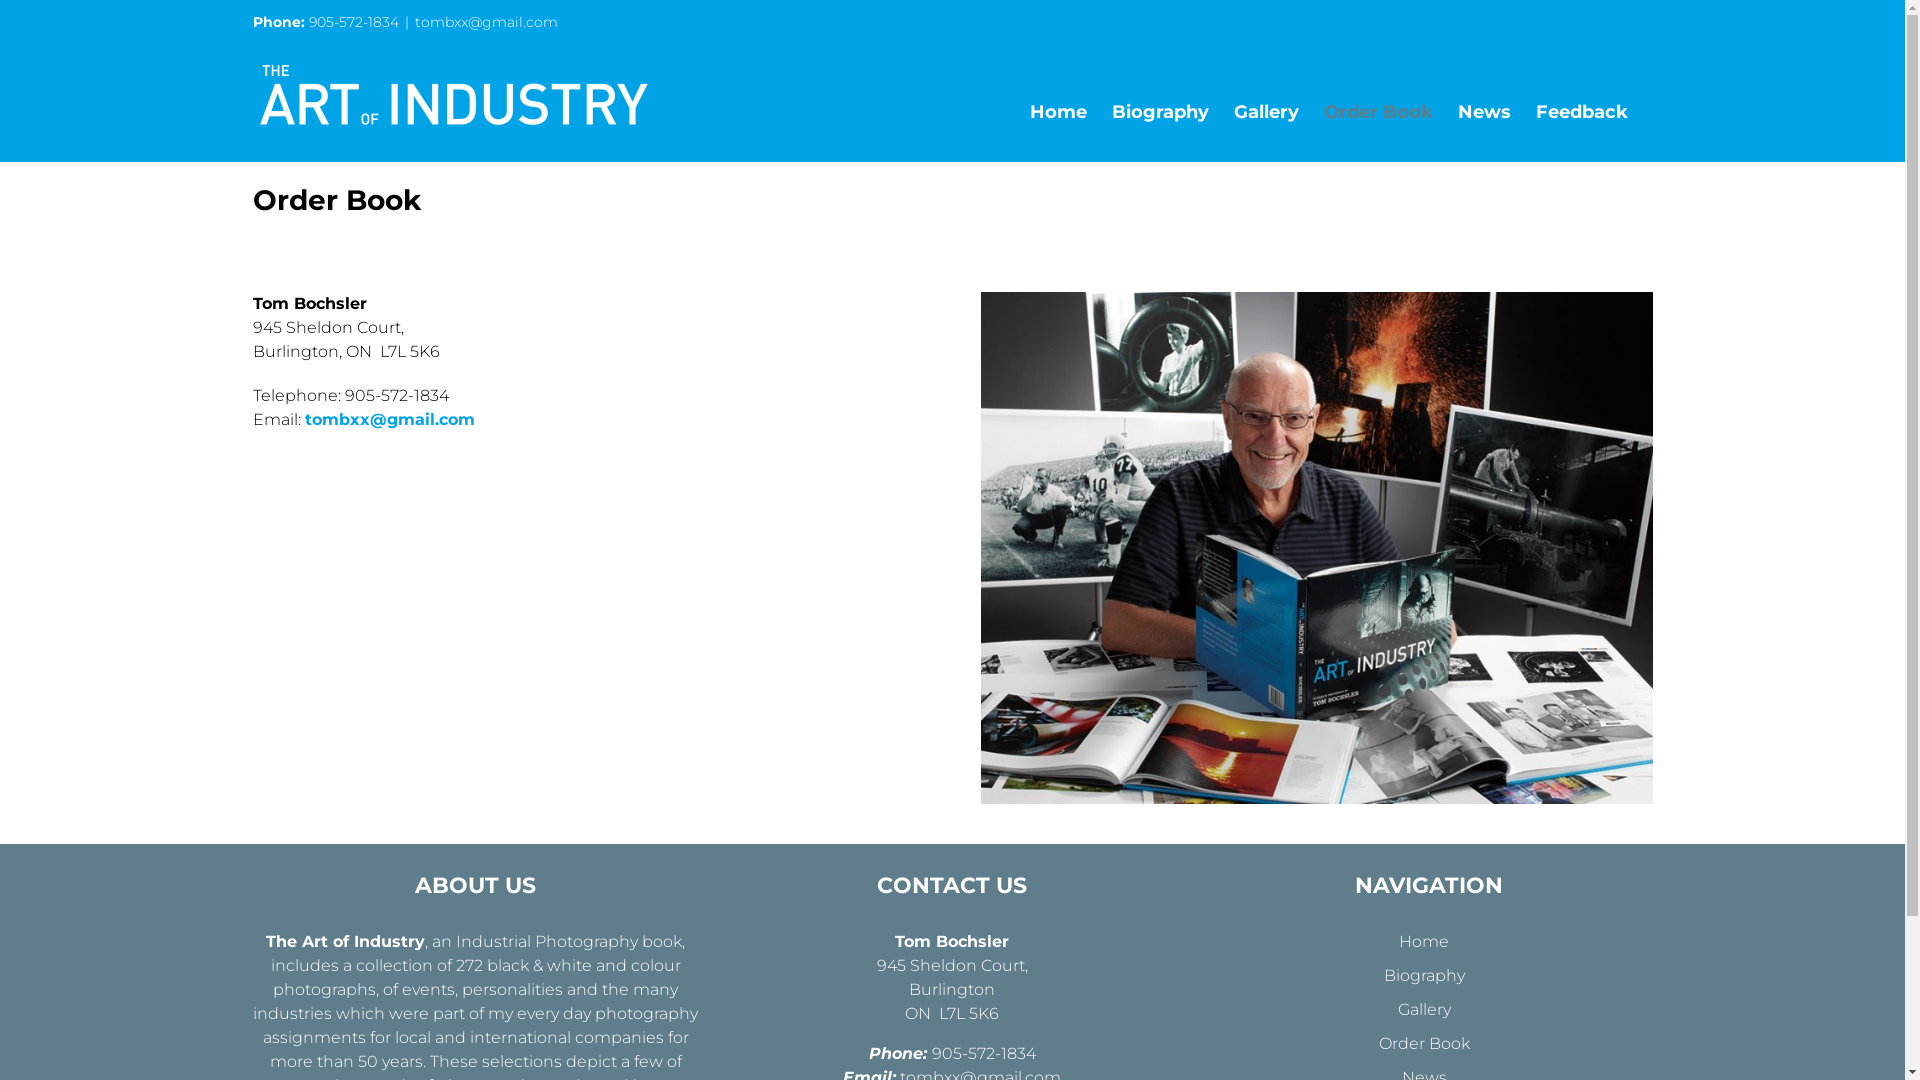 The image size is (1920, 1080). I want to click on 'Gallery', so click(1423, 1010).